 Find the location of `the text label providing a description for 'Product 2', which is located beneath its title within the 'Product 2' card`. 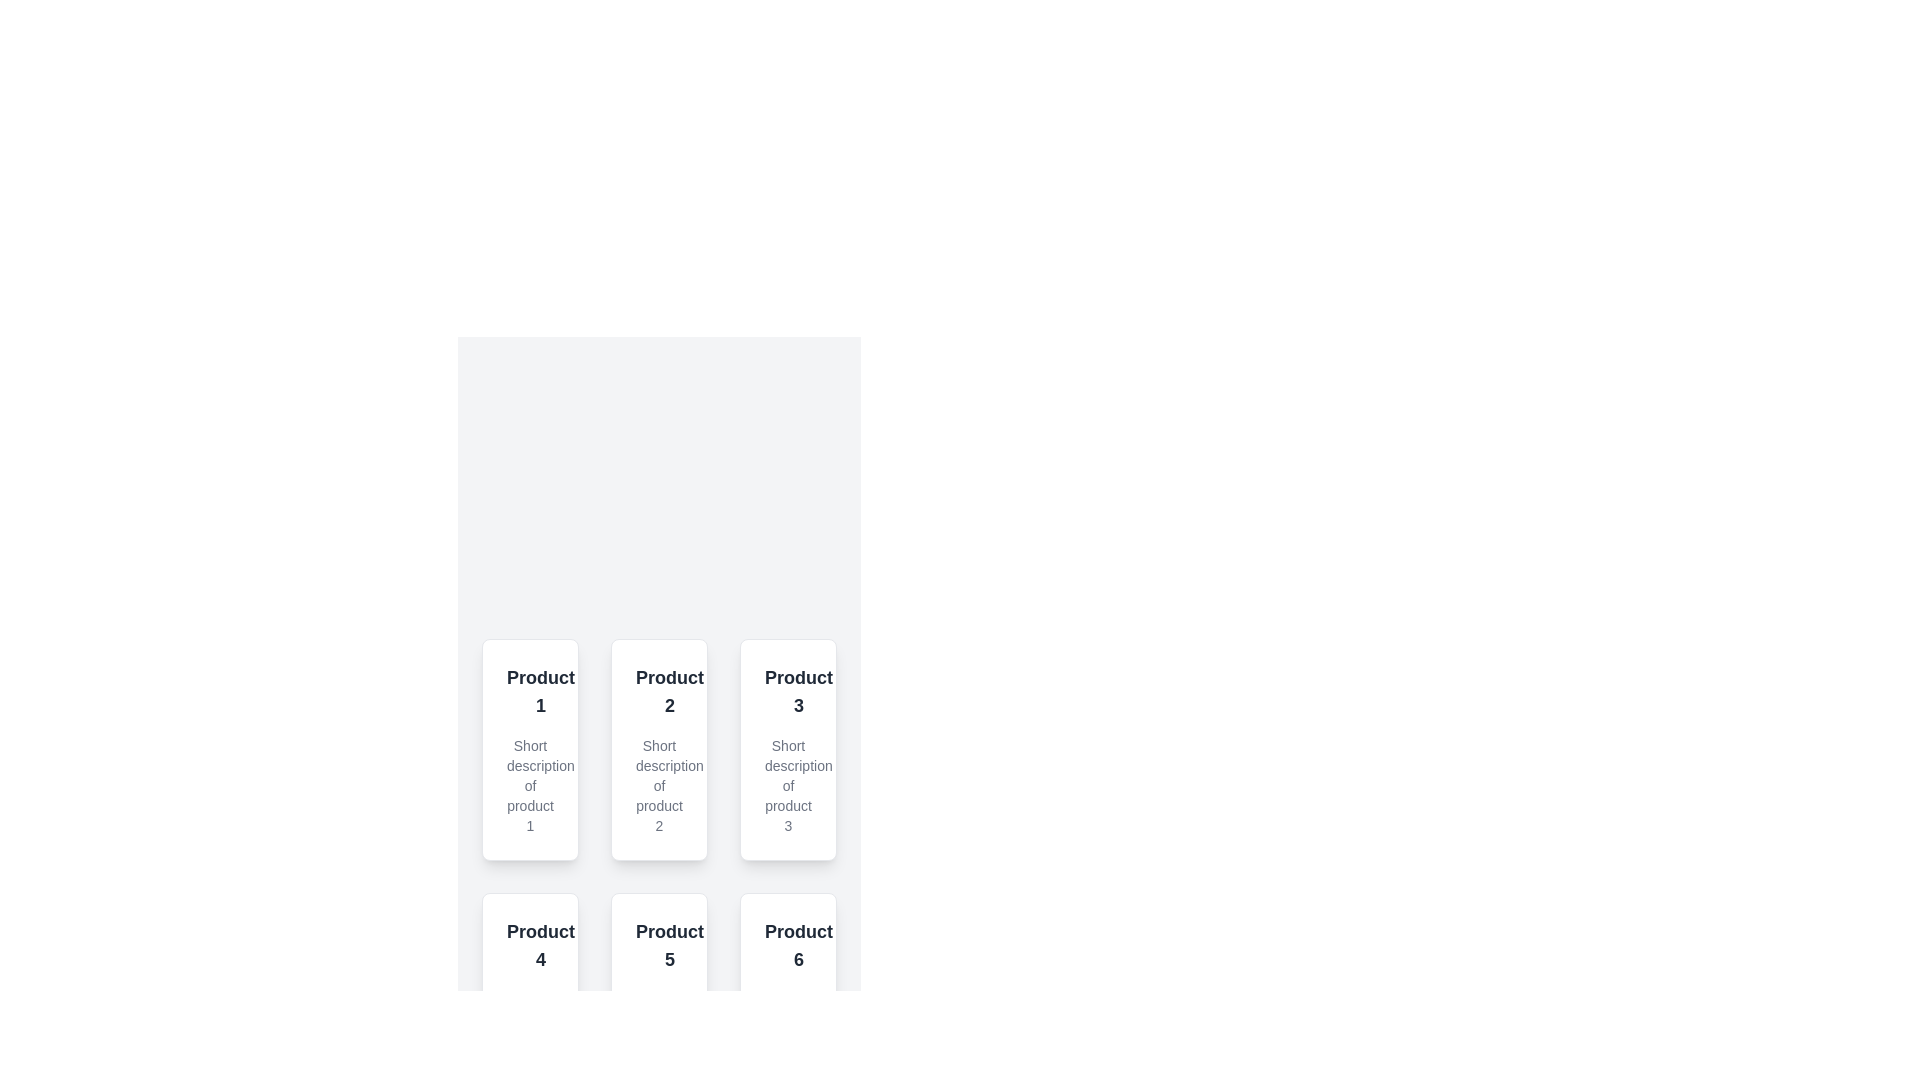

the text label providing a description for 'Product 2', which is located beneath its title within the 'Product 2' card is located at coordinates (659, 785).